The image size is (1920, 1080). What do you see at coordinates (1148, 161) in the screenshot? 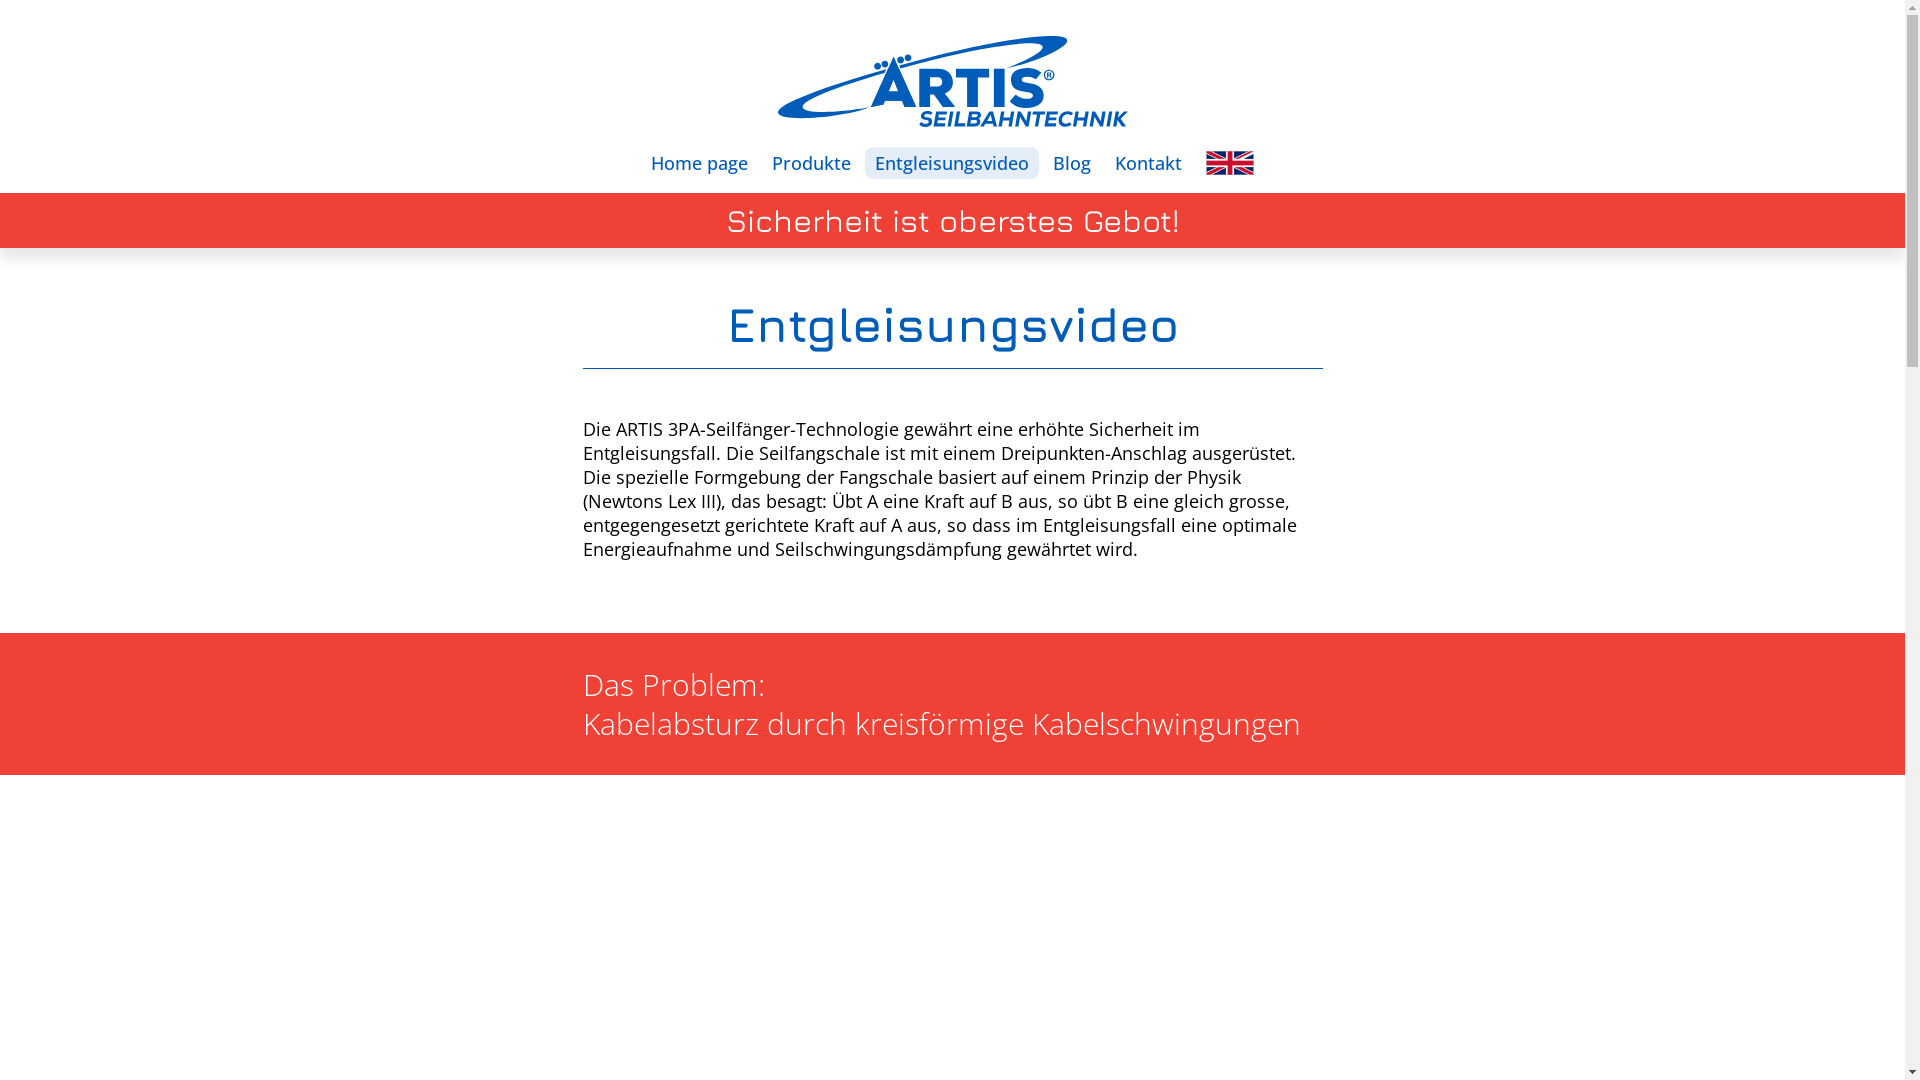
I see `'Kontakt'` at bounding box center [1148, 161].